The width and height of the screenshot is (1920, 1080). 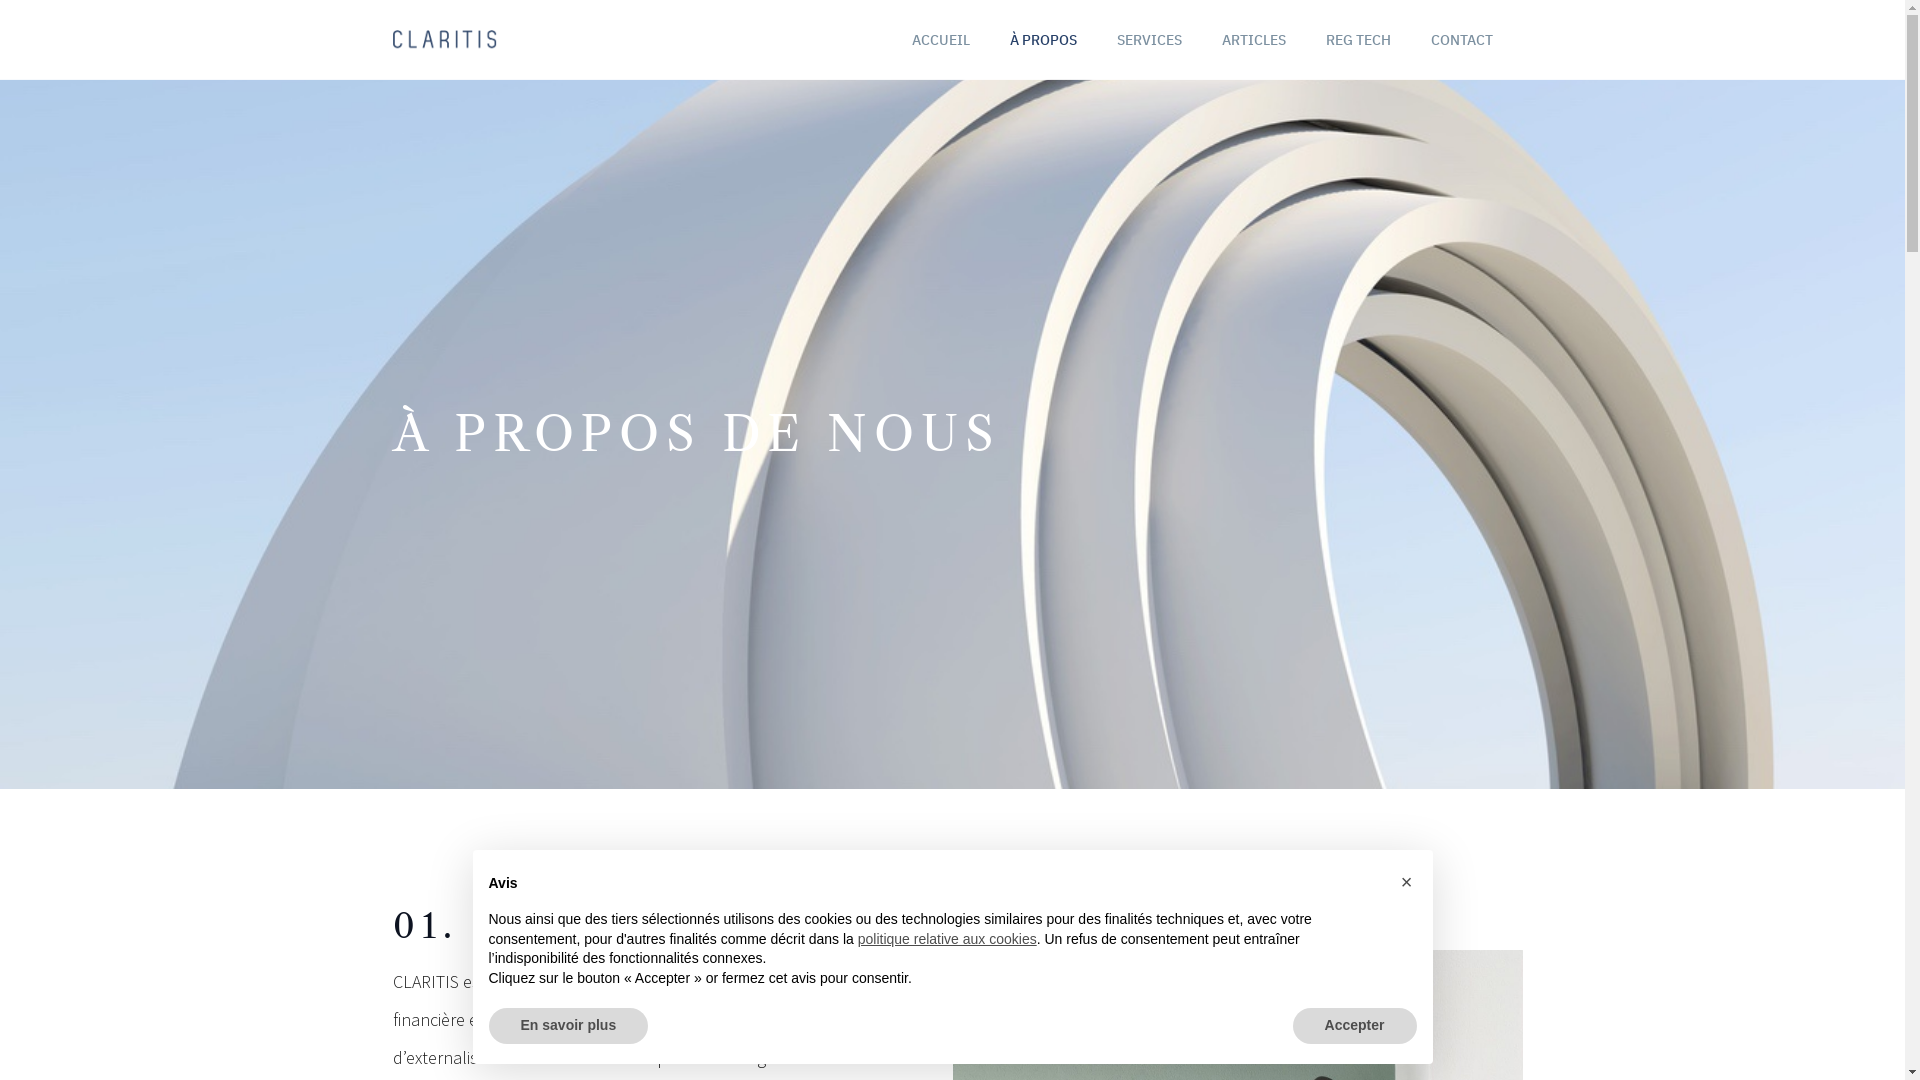 I want to click on 'REG TECH', so click(x=1358, y=39).